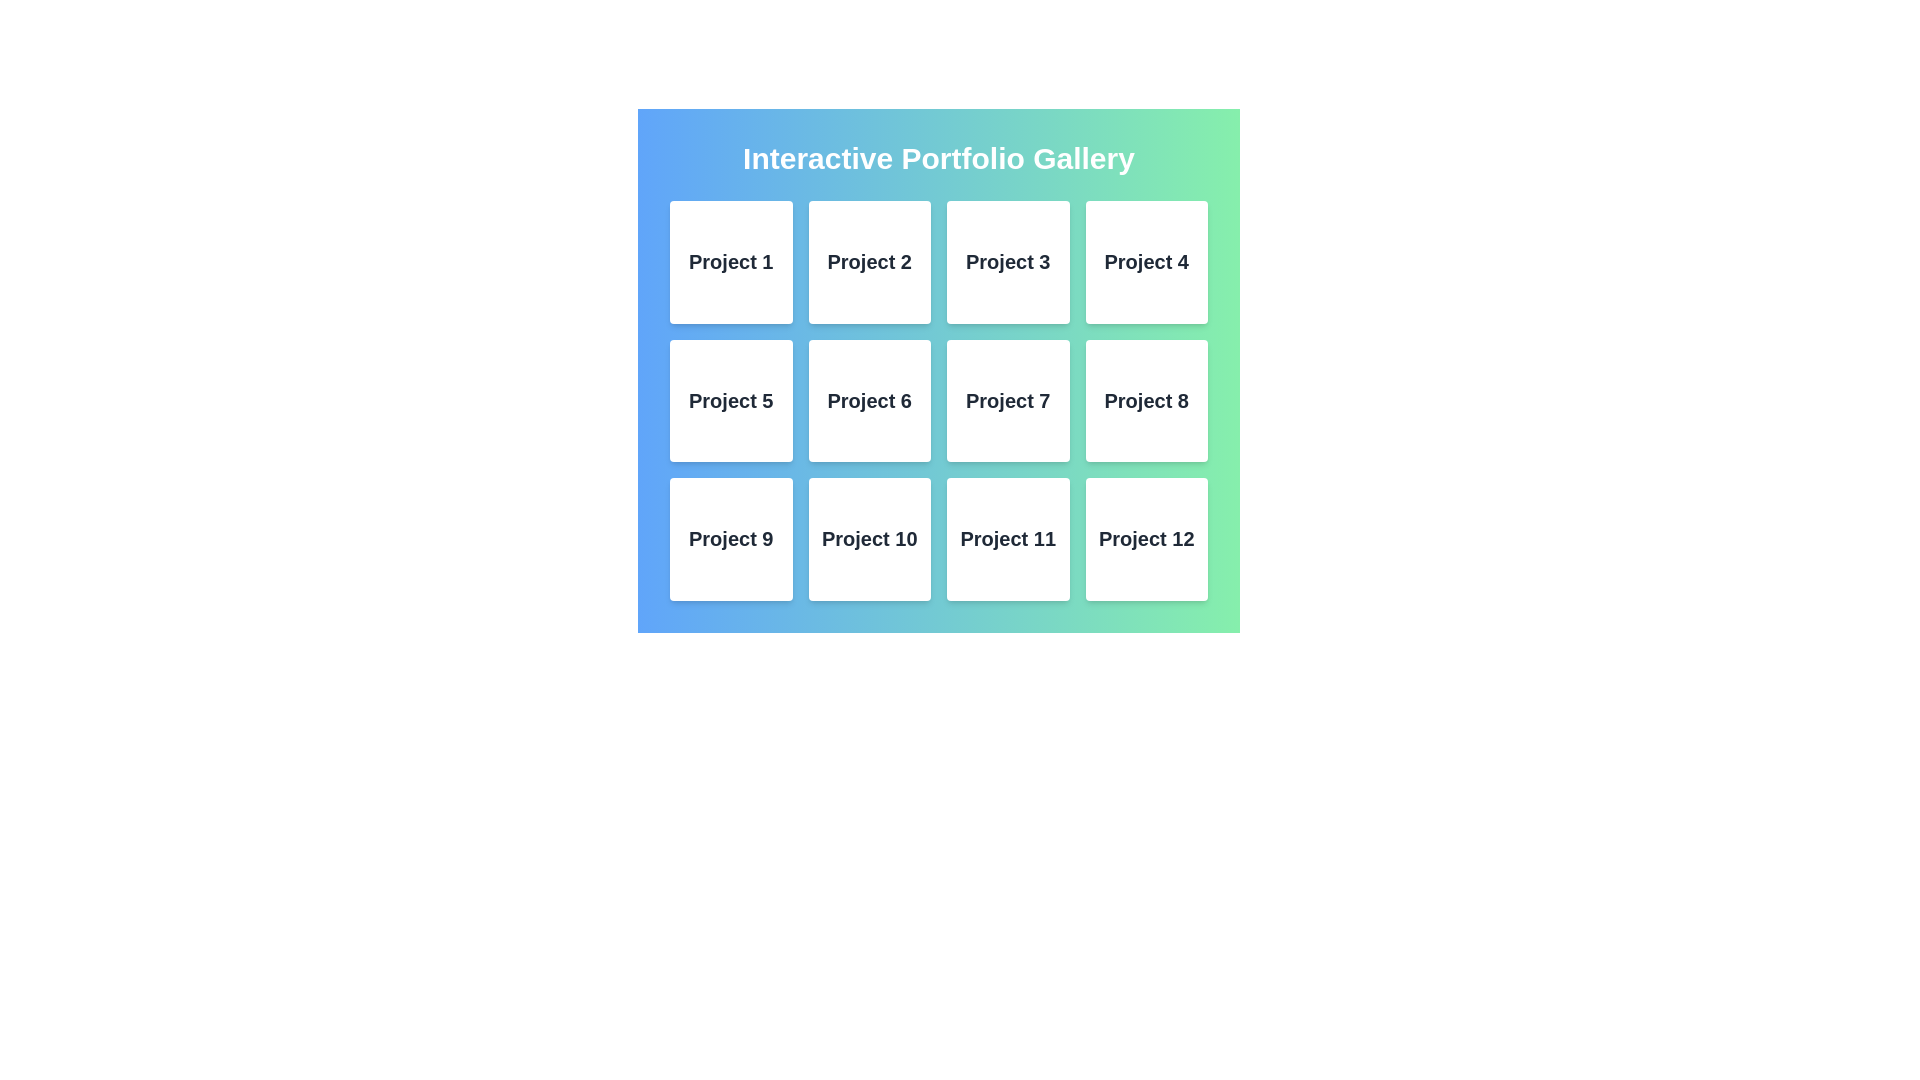 Image resolution: width=1920 pixels, height=1080 pixels. Describe the element at coordinates (1146, 538) in the screenshot. I see `the 'Project 12' card, which is a square box with a white background and rounded corners located in the bottom-right corner of a 4x3 grid layout` at that location.